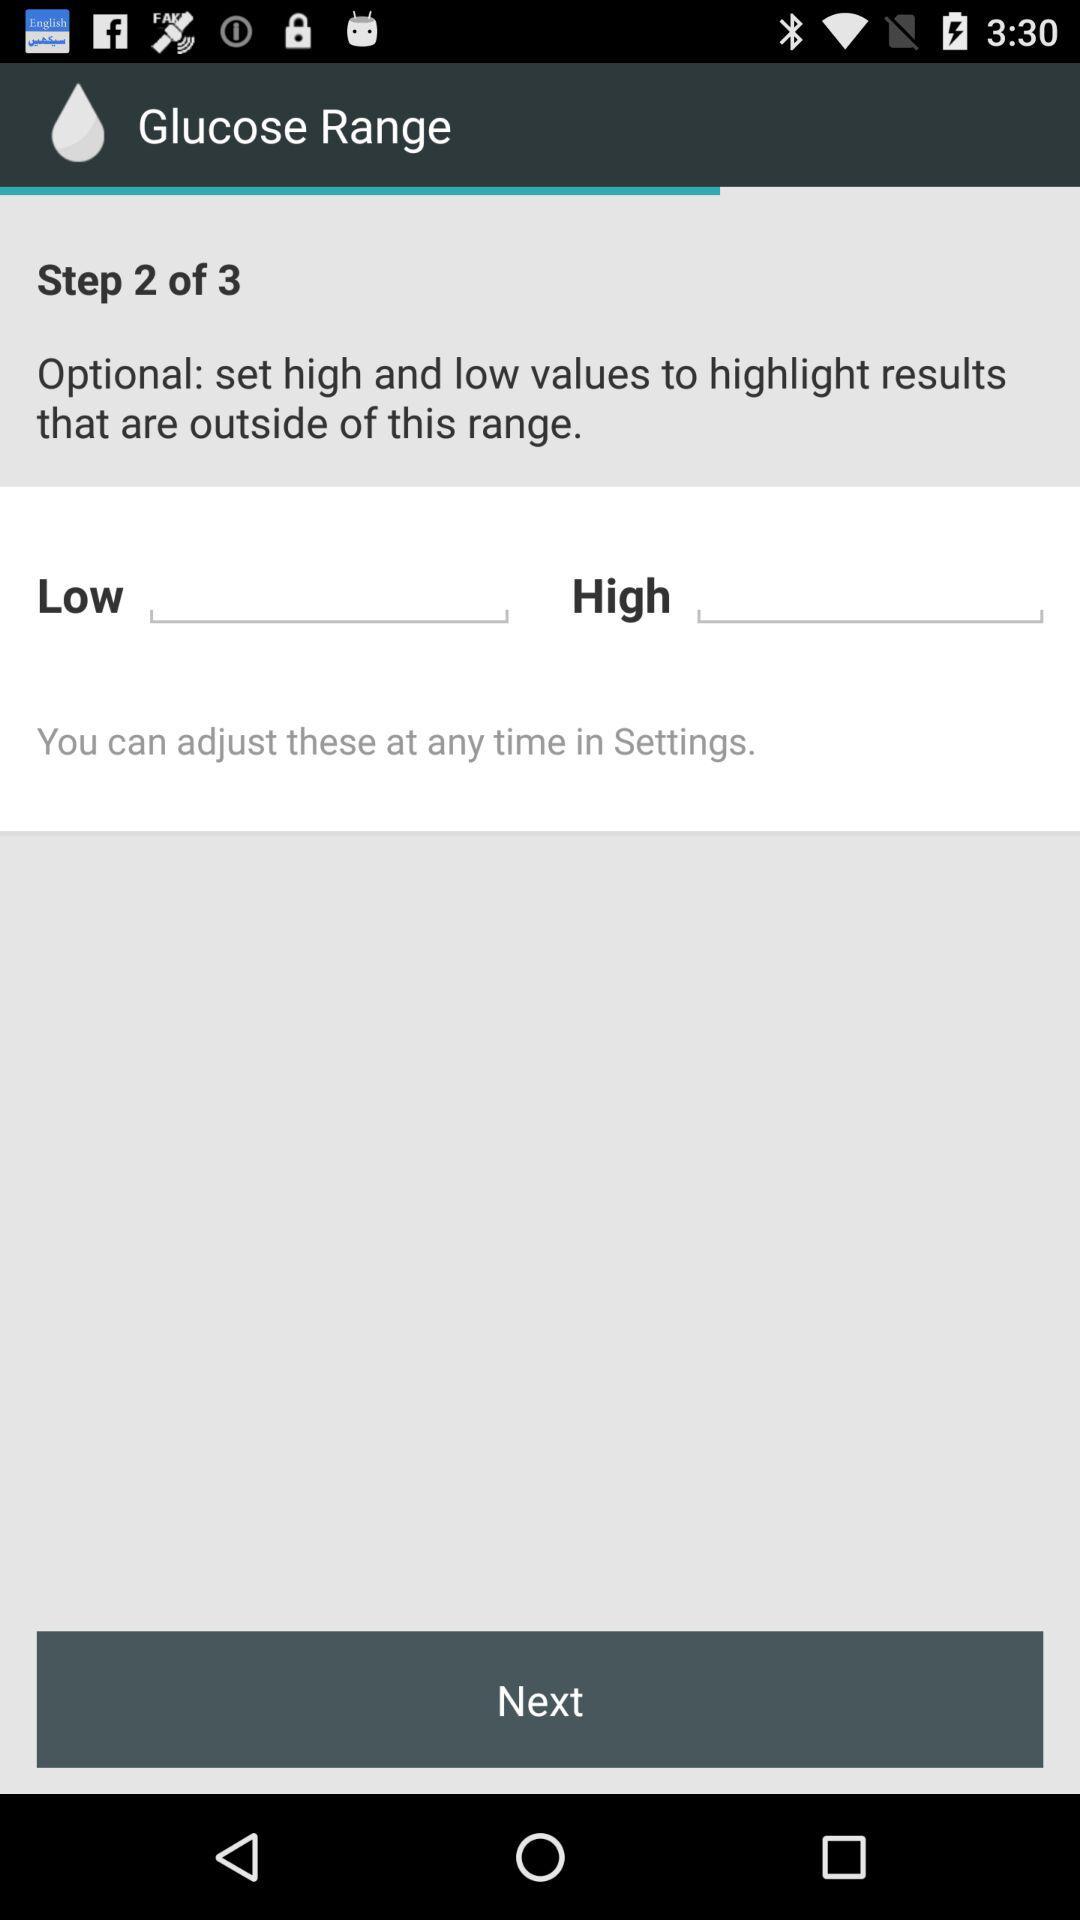 The width and height of the screenshot is (1080, 1920). Describe the element at coordinates (869, 590) in the screenshot. I see `input high amount` at that location.